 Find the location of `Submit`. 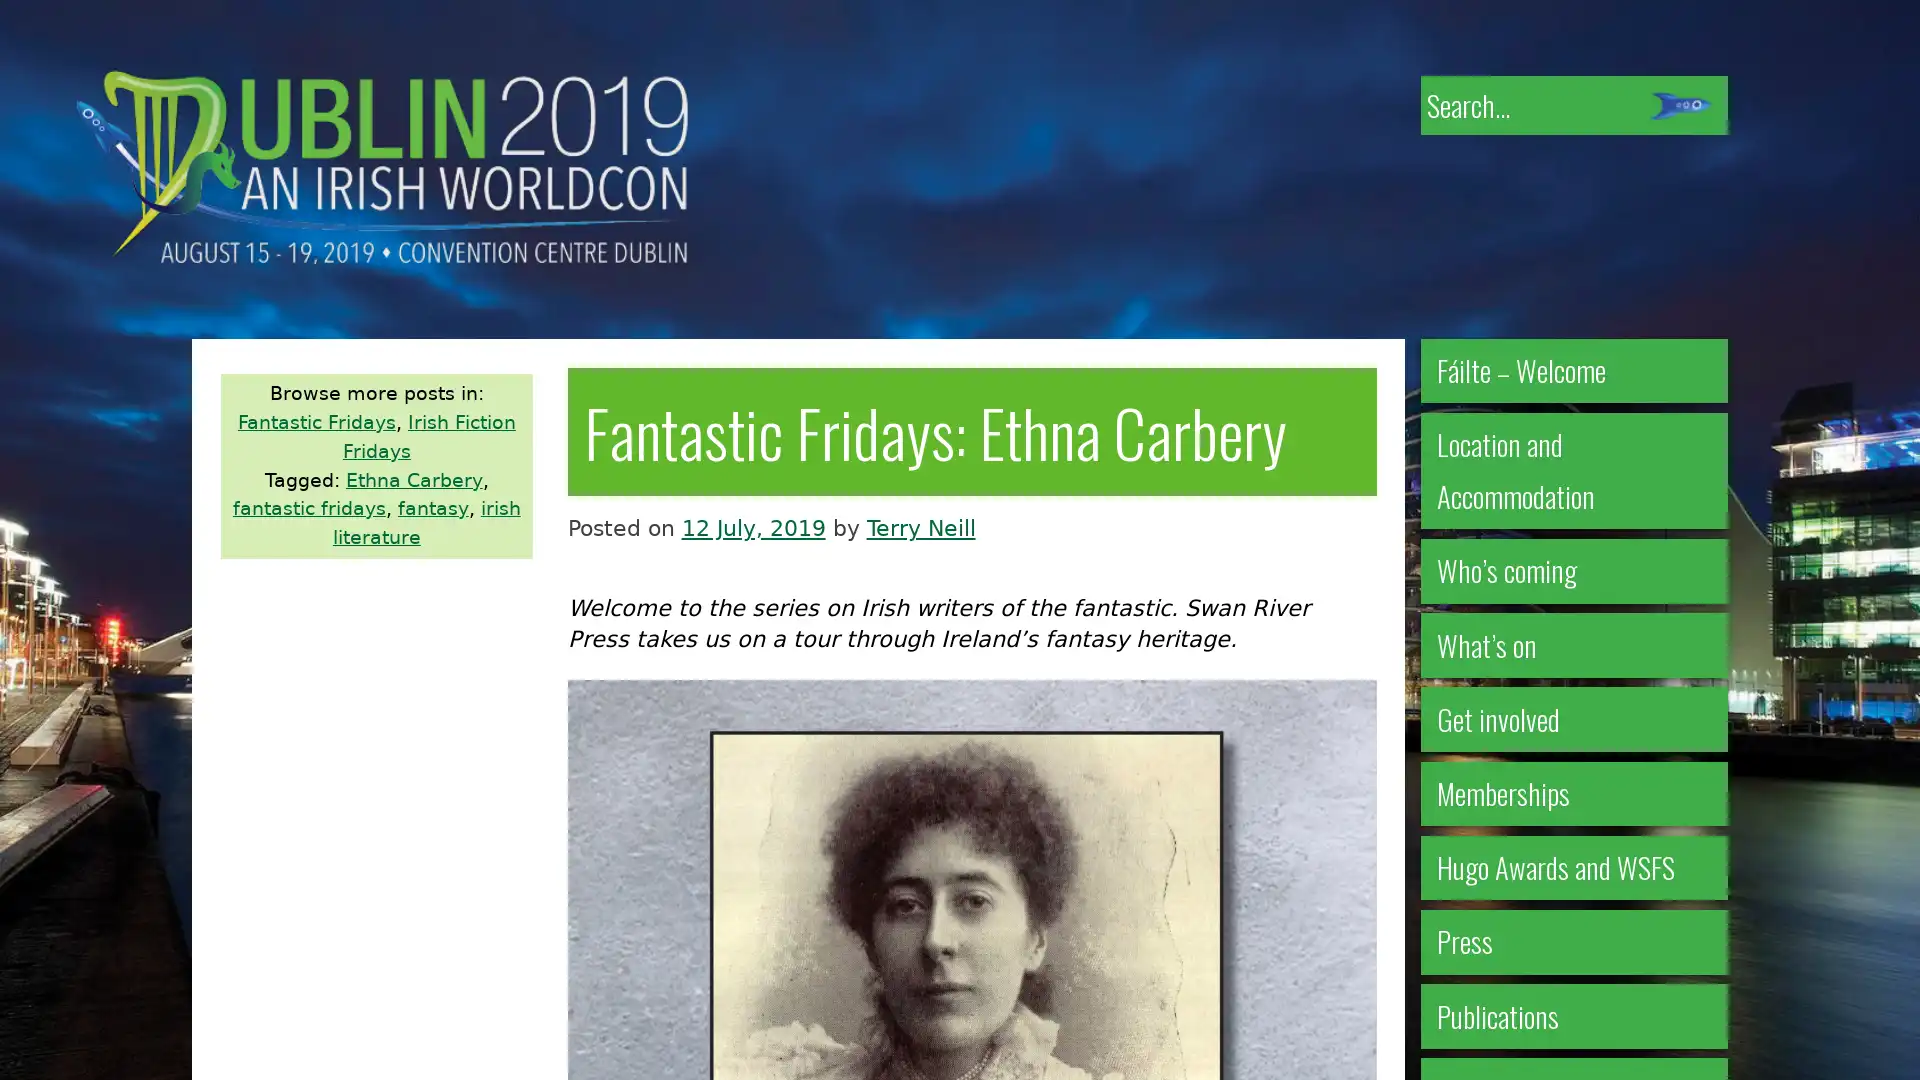

Submit is located at coordinates (1680, 106).